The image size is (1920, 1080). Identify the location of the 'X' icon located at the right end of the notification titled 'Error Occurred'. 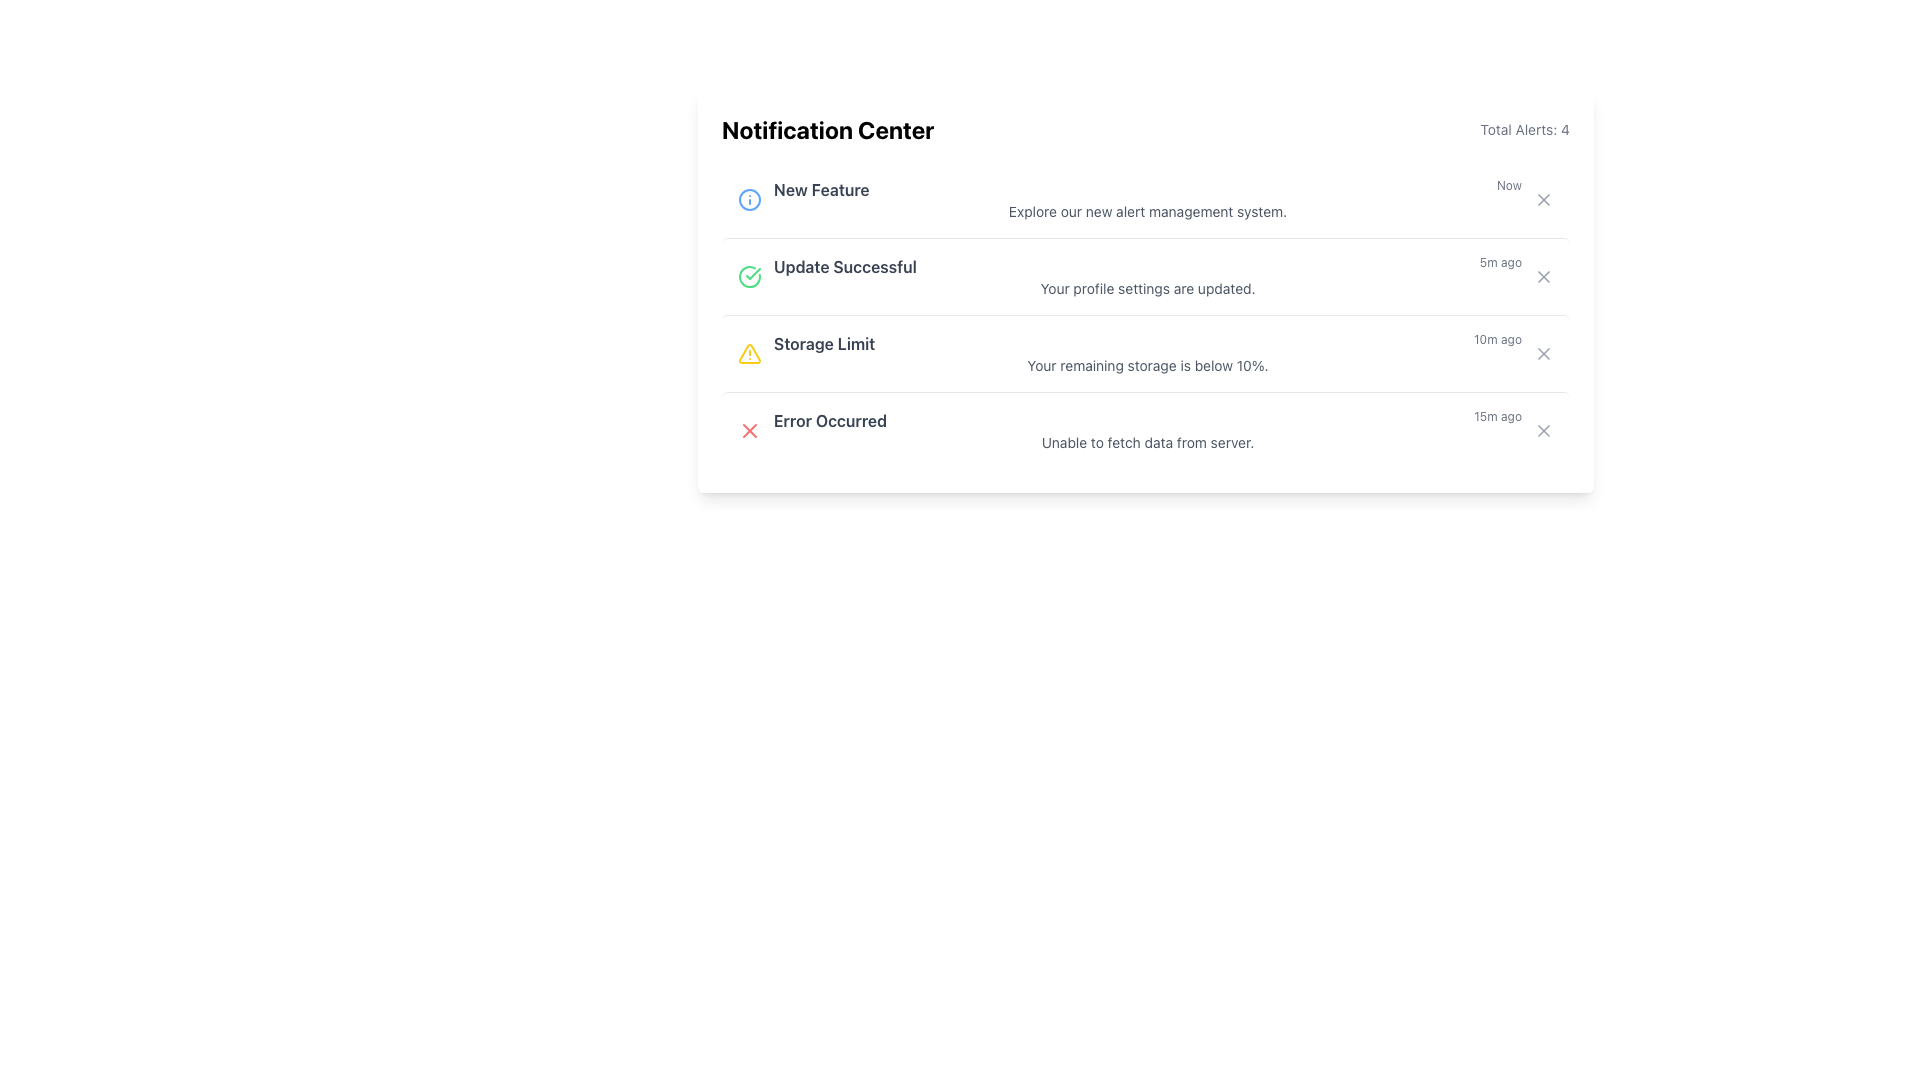
(1543, 430).